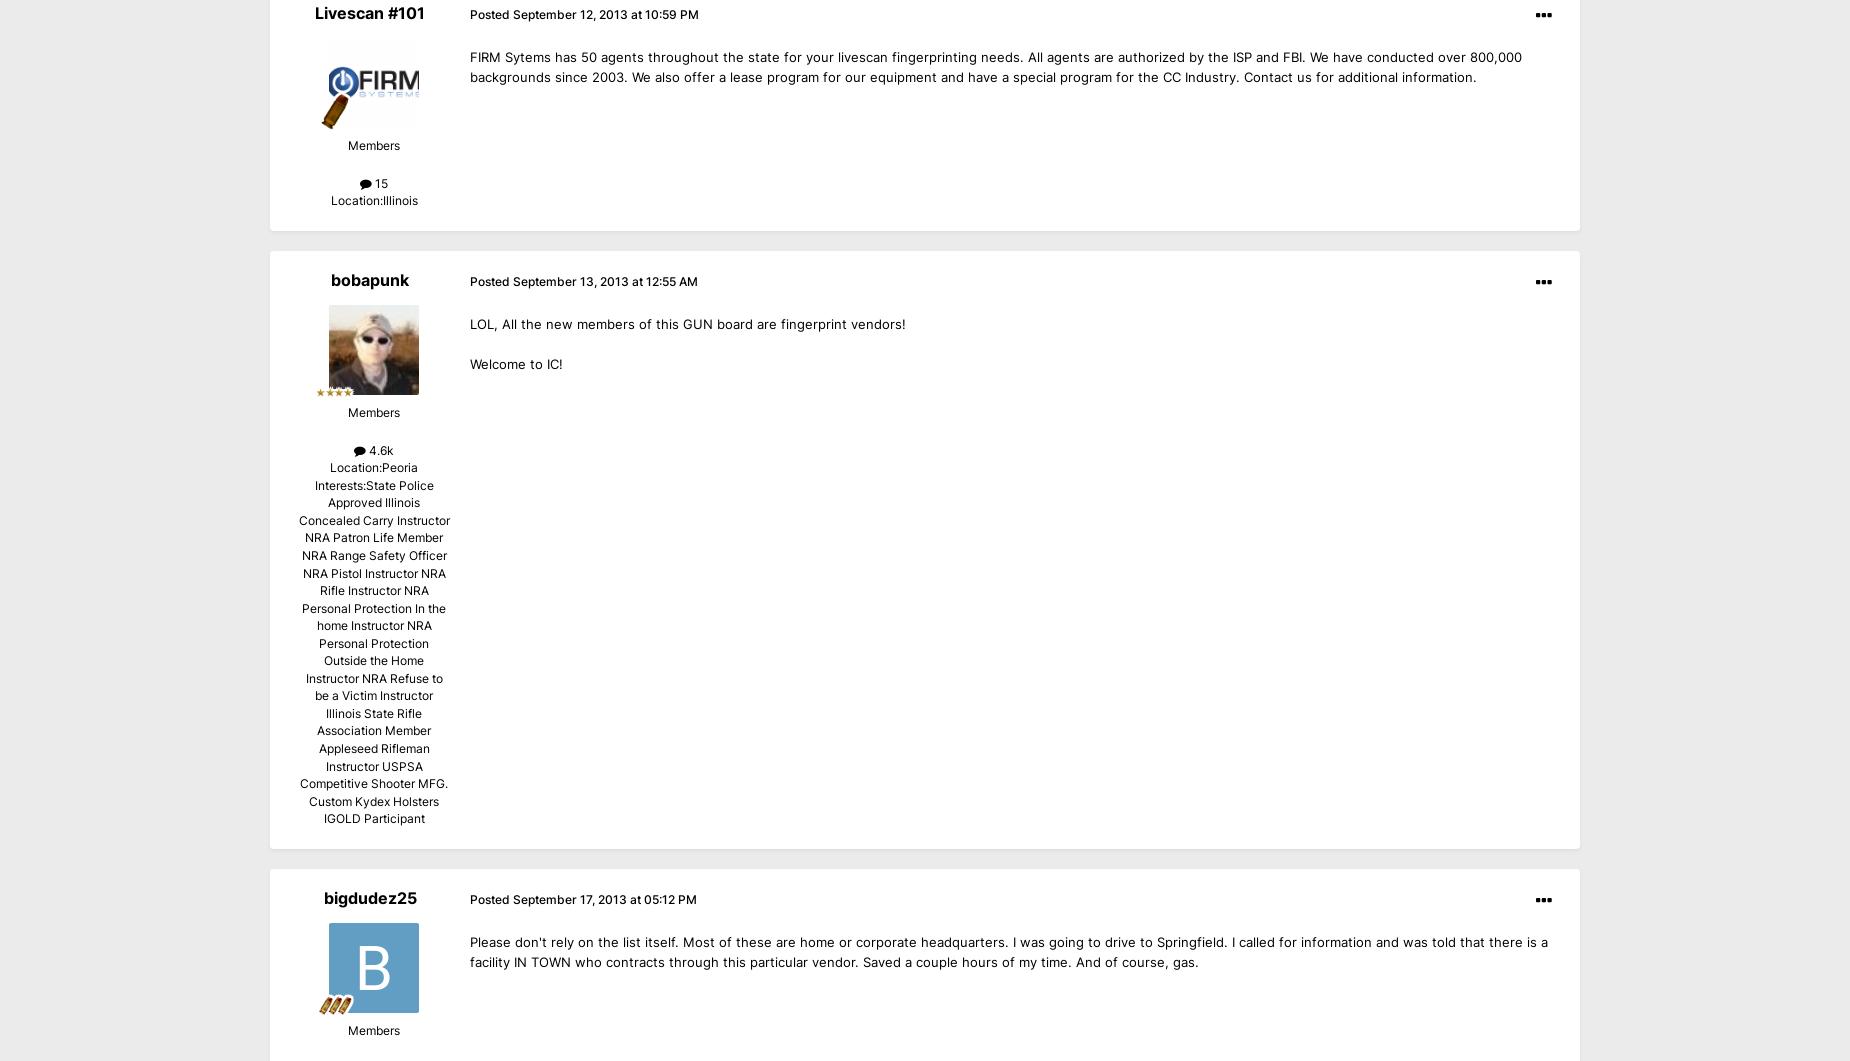 The width and height of the screenshot is (1850, 1061). Describe the element at coordinates (398, 199) in the screenshot. I see `'Illinois'` at that location.